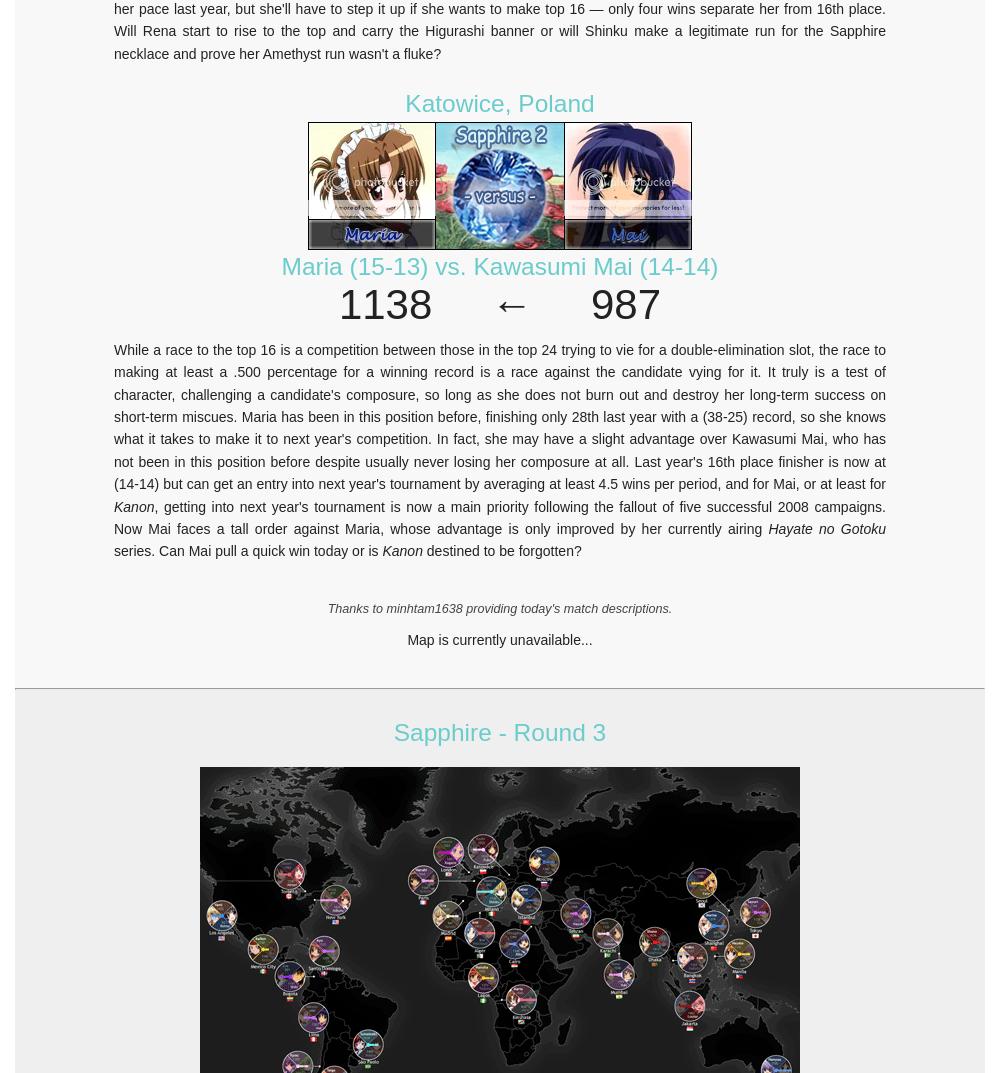 This screenshot has height=1073, width=1000. Describe the element at coordinates (113, 550) in the screenshot. I see `'series.  Can Mai pull a quick win today or is'` at that location.